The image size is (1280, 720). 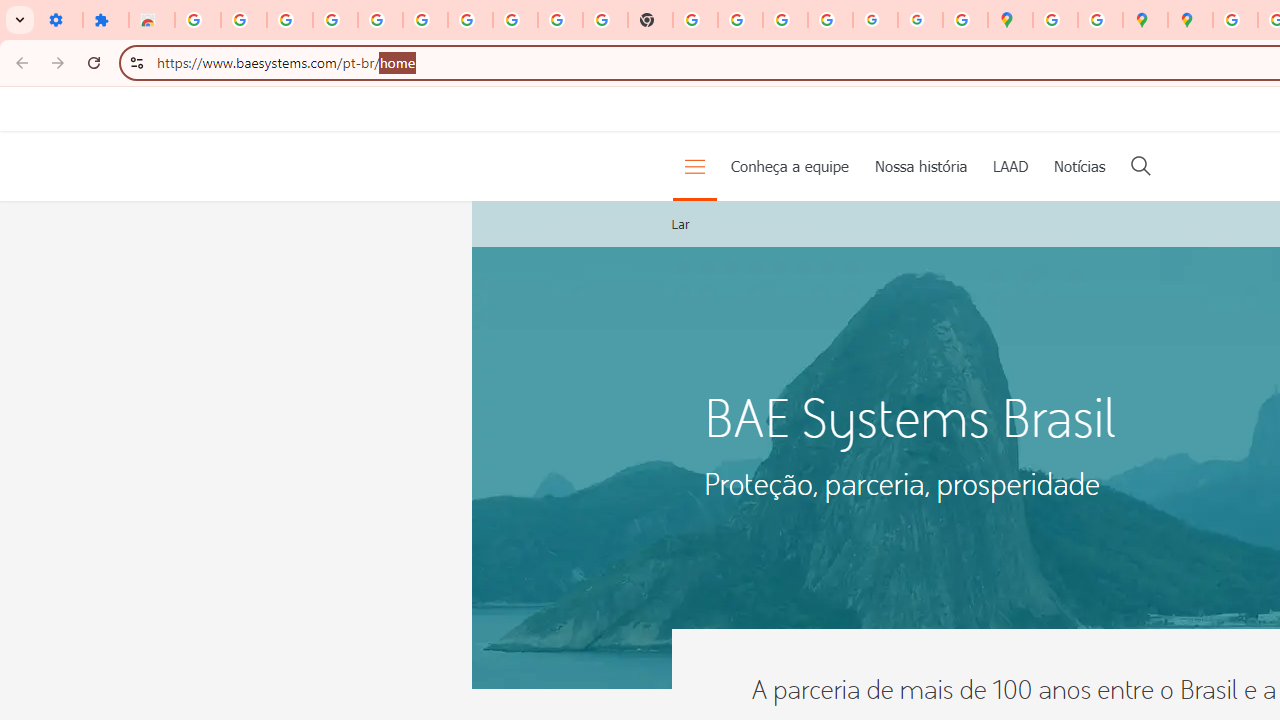 I want to click on 'Extensions', so click(x=105, y=20).